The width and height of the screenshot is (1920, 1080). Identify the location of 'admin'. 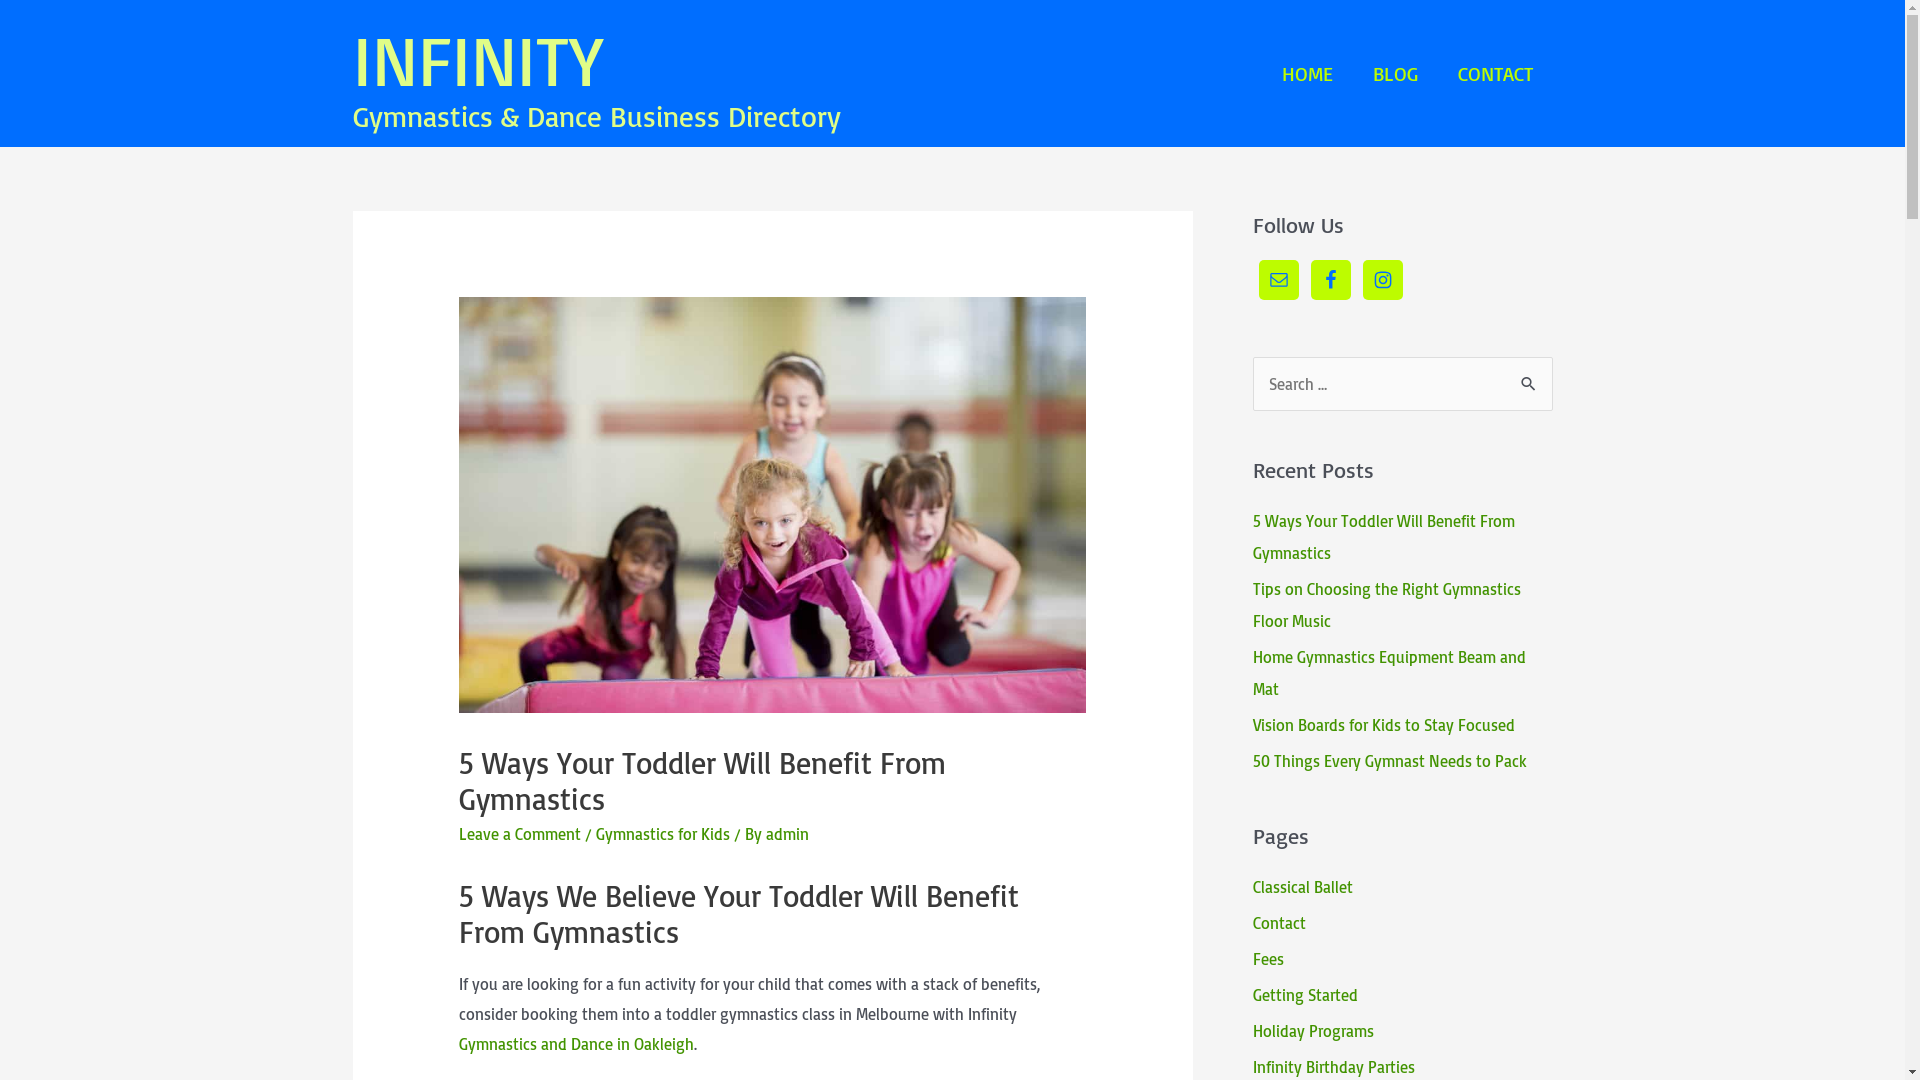
(786, 833).